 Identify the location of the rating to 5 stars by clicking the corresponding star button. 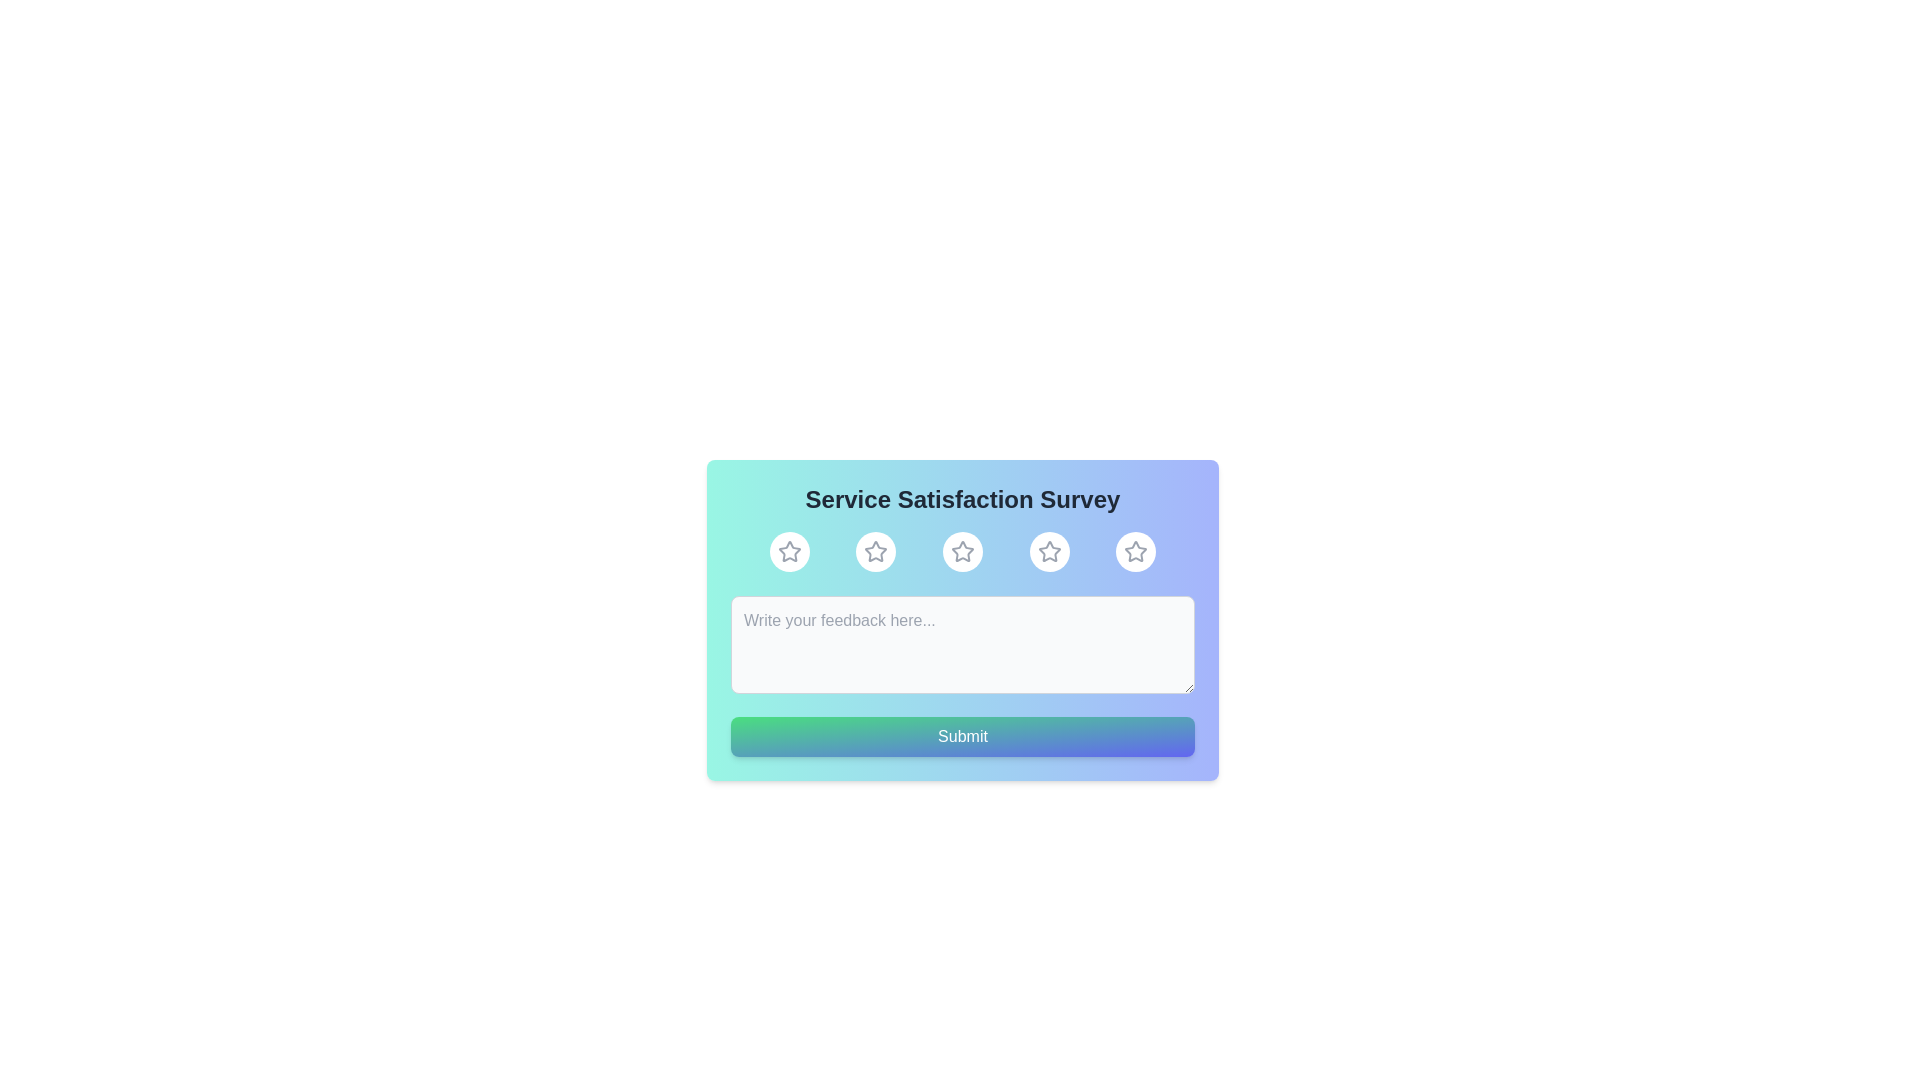
(1136, 551).